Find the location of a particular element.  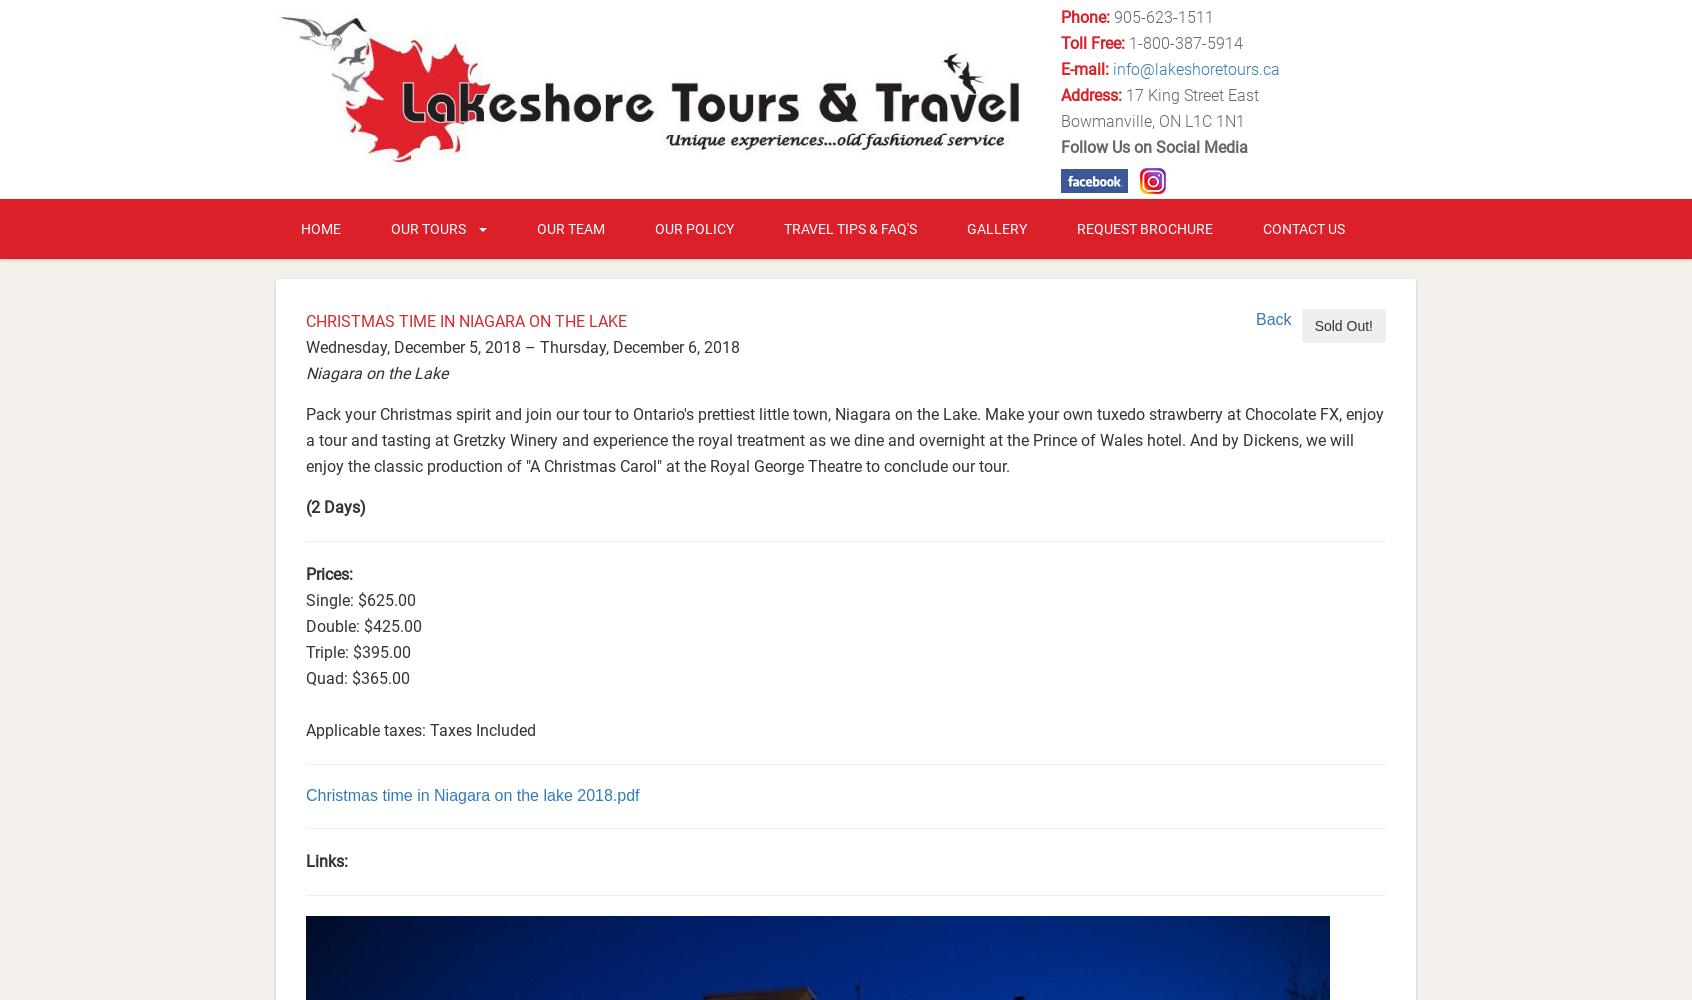

'Our Team' is located at coordinates (570, 227).